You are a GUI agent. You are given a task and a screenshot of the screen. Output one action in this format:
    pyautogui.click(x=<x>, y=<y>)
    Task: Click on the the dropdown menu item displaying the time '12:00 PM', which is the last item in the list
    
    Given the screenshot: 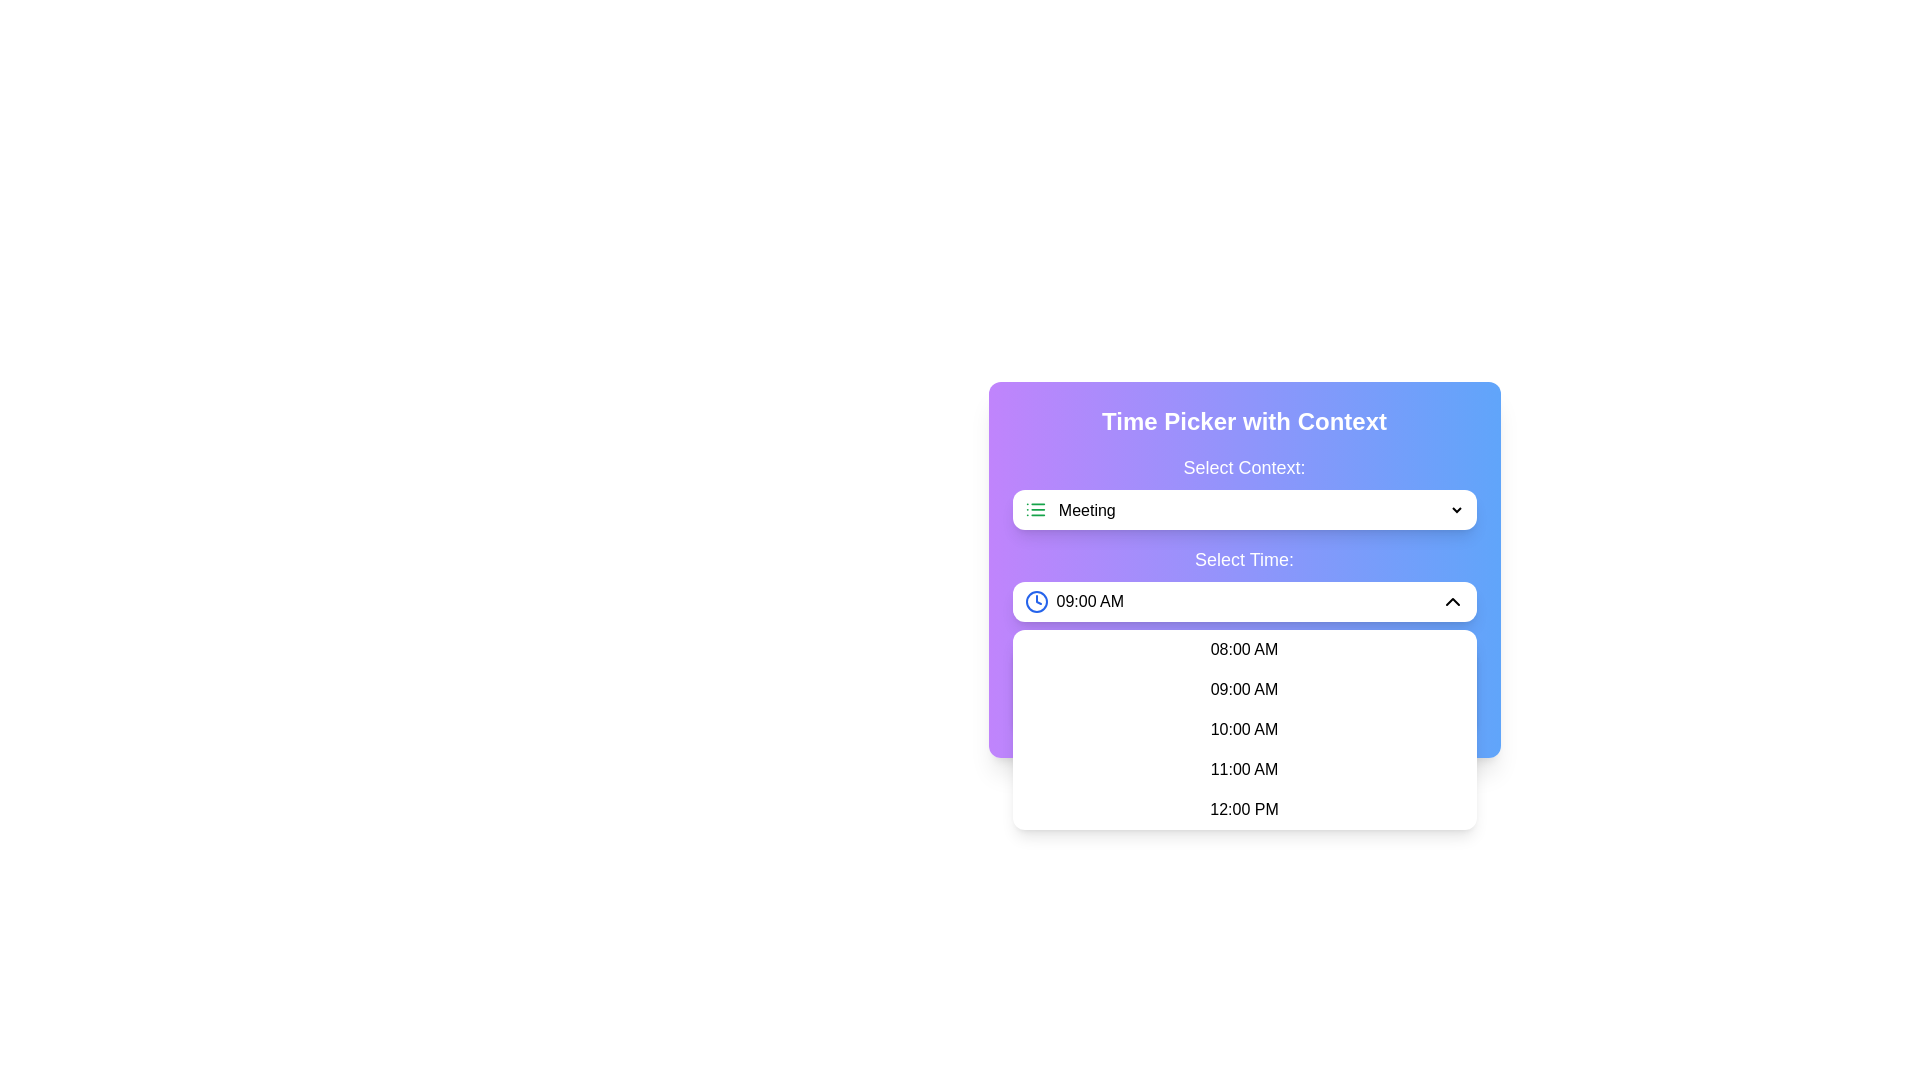 What is the action you would take?
    pyautogui.click(x=1243, y=810)
    